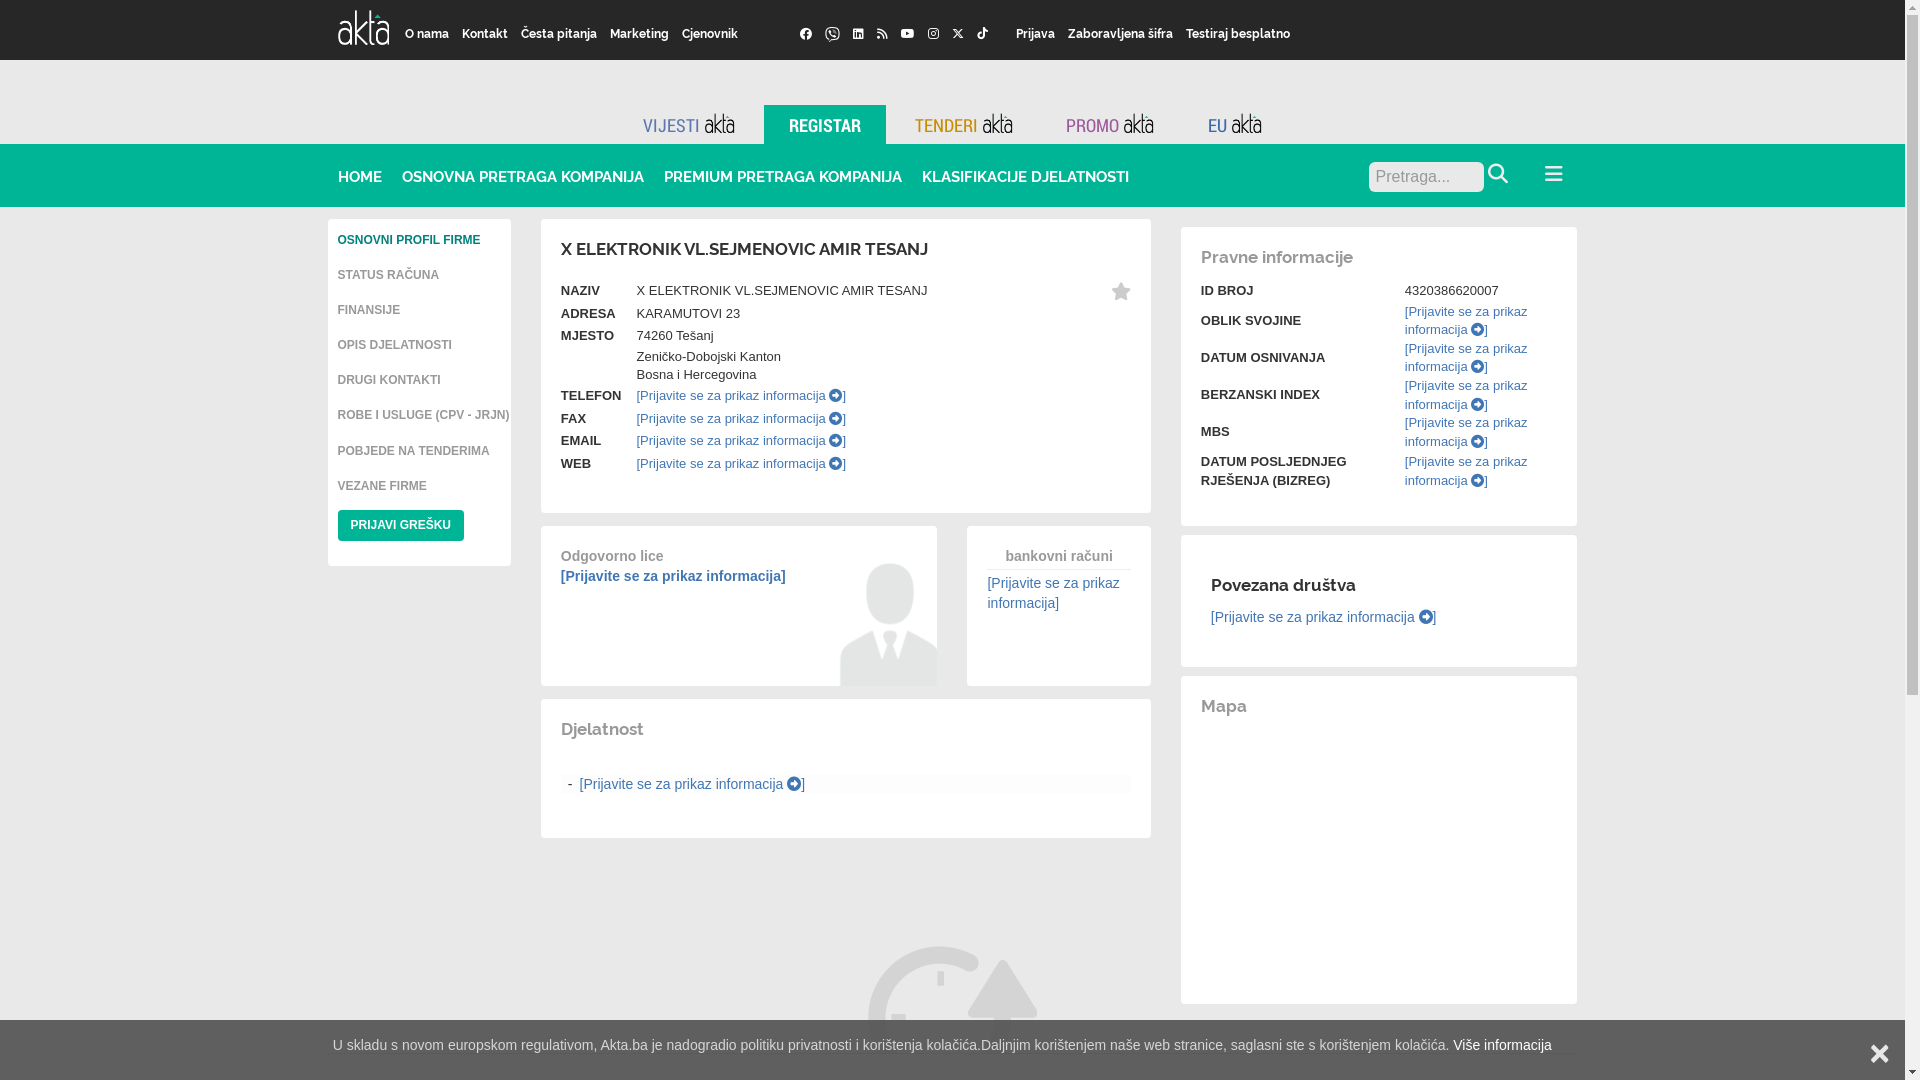 This screenshot has width=1920, height=1080. Describe the element at coordinates (1025, 175) in the screenshot. I see `'KLASIFIKACIJE DJELATNOSTI'` at that location.